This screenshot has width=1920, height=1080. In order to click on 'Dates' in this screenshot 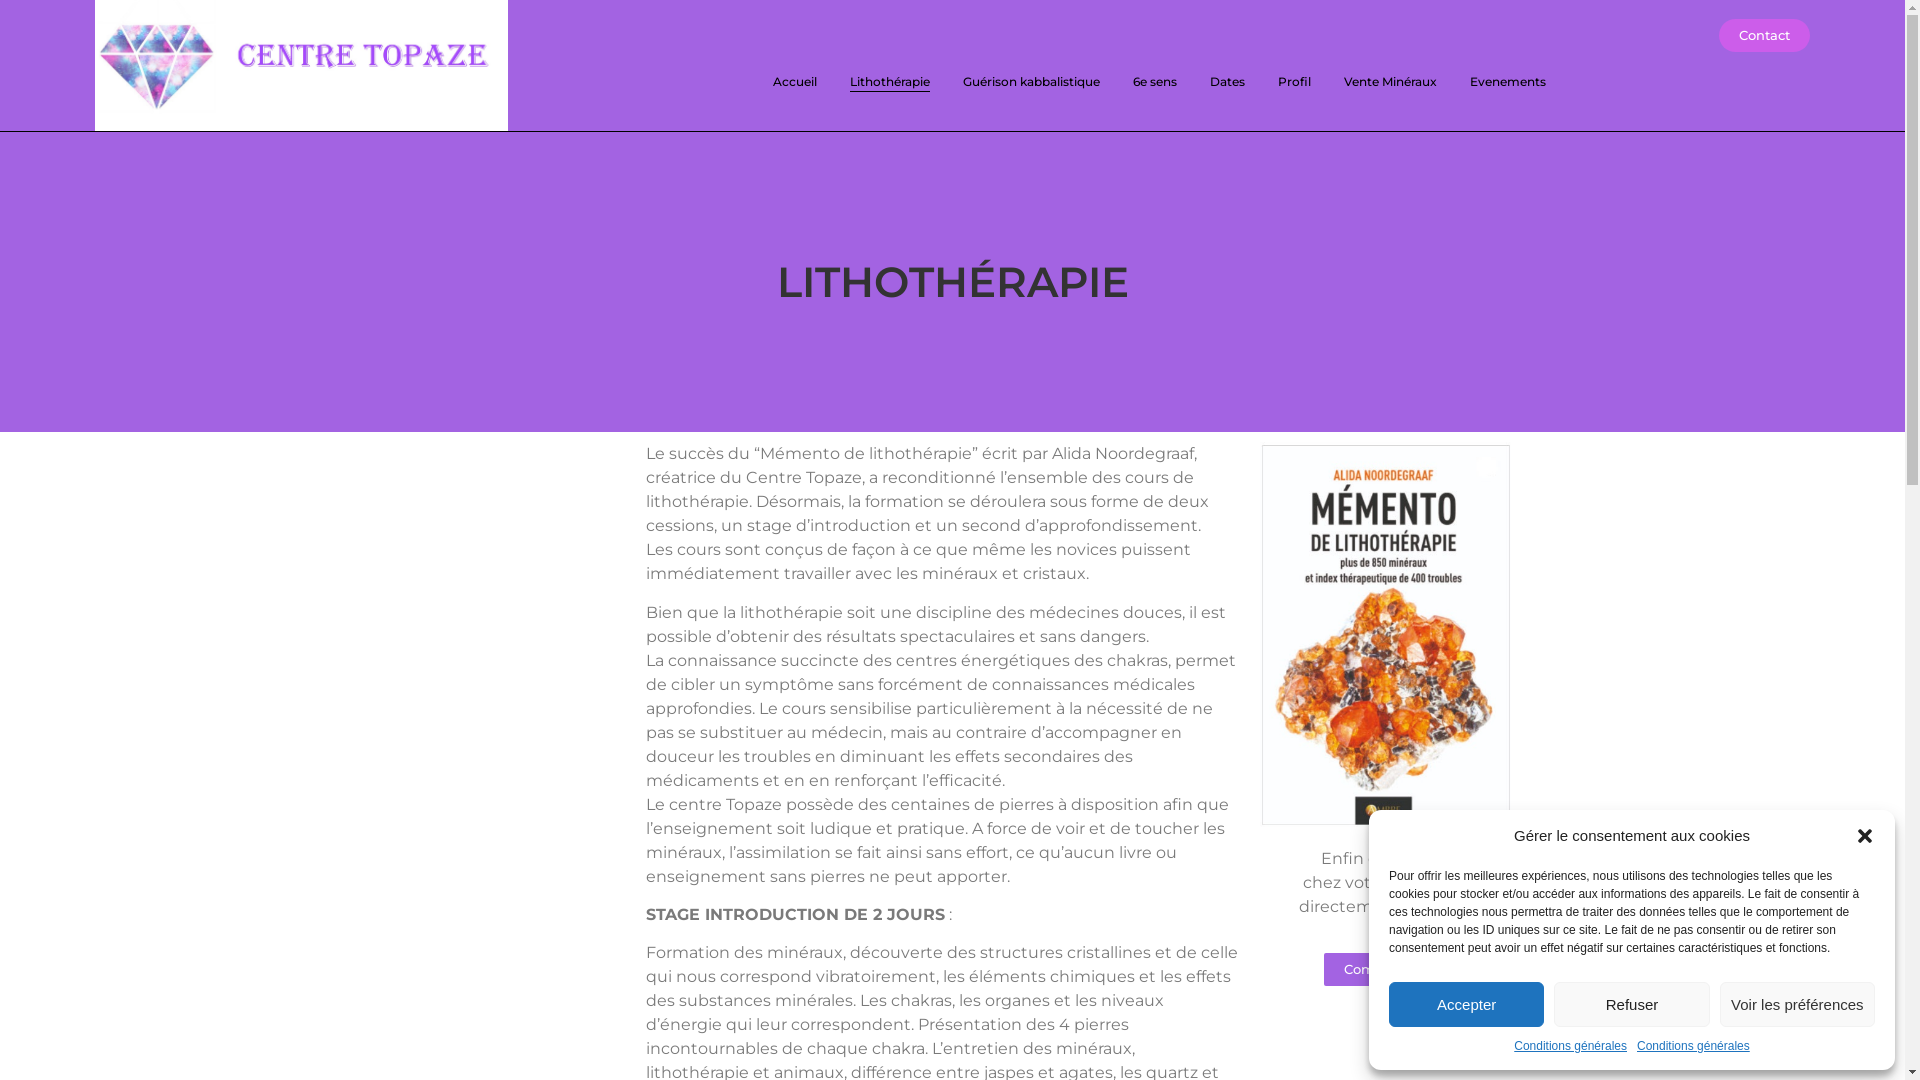, I will do `click(1226, 80)`.